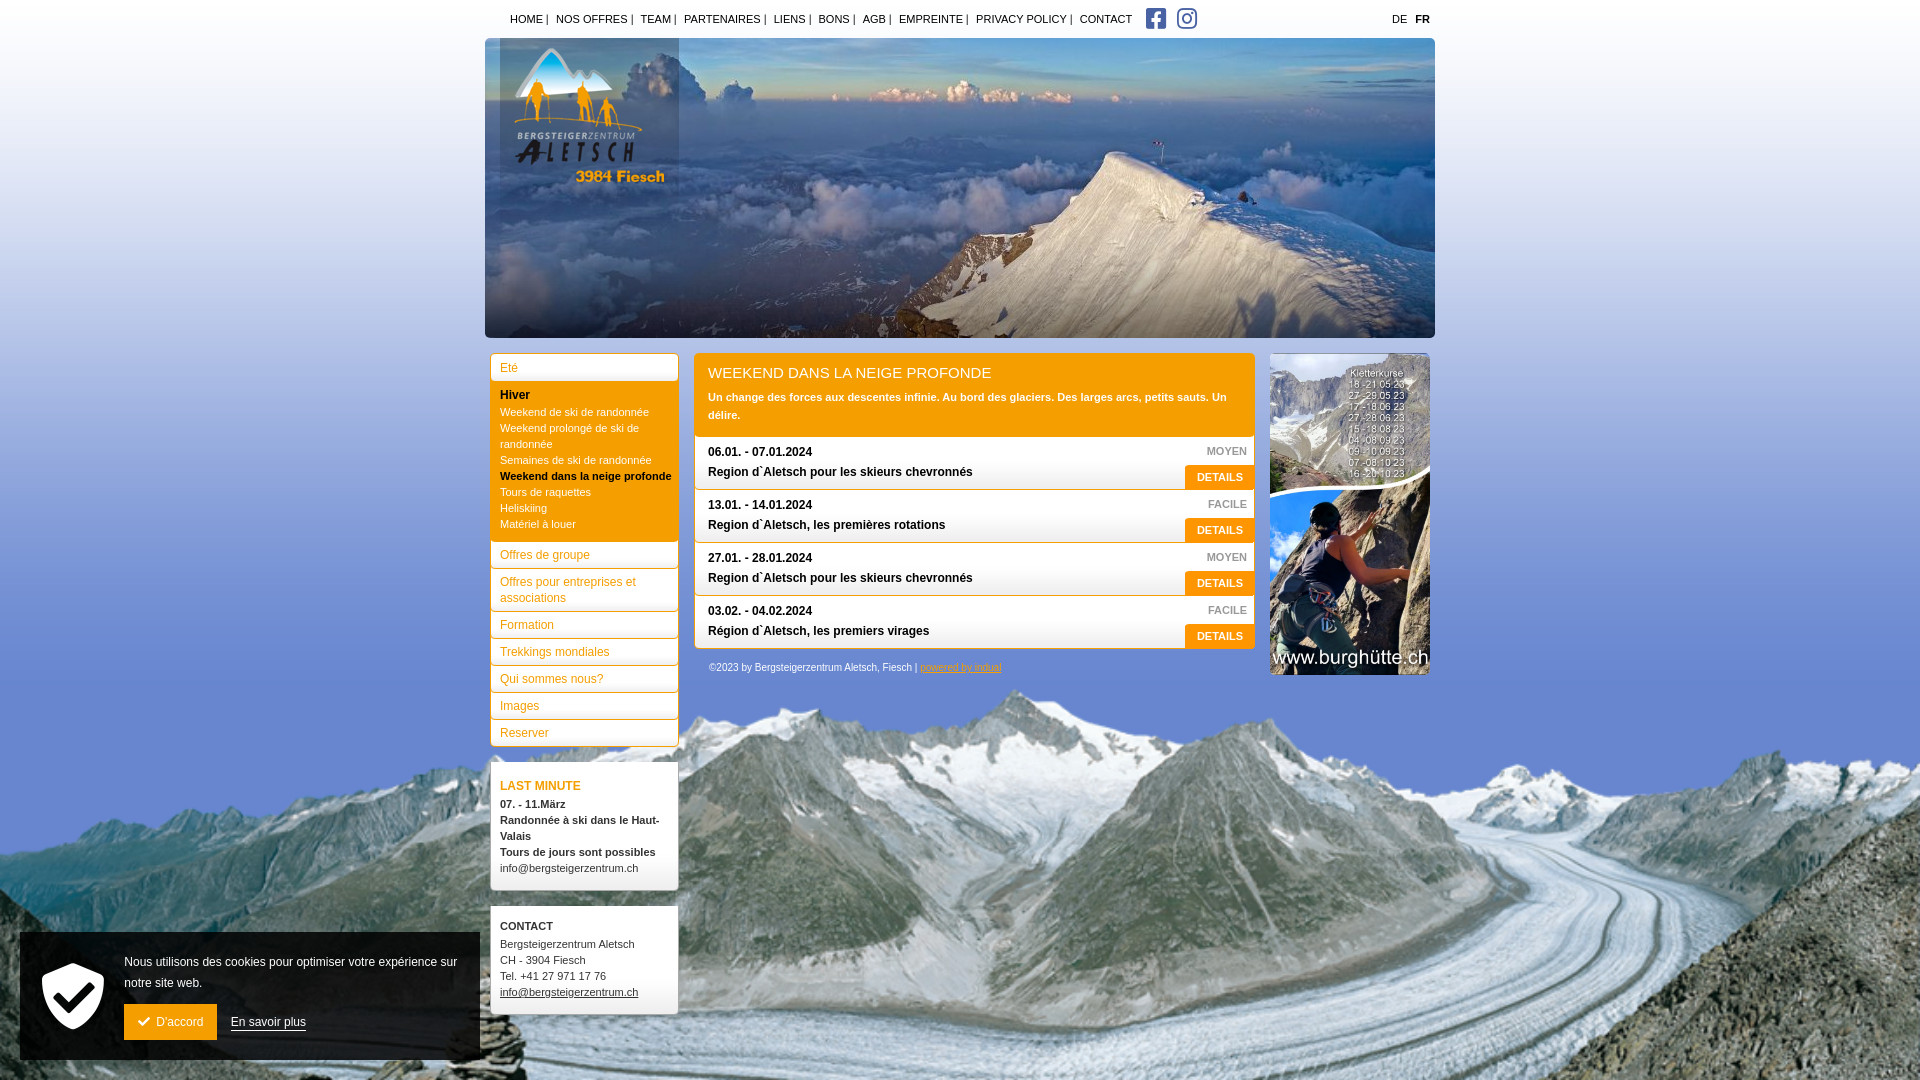 The width and height of the screenshot is (1920, 1080). I want to click on 'NOS OFFRES', so click(546, 19).